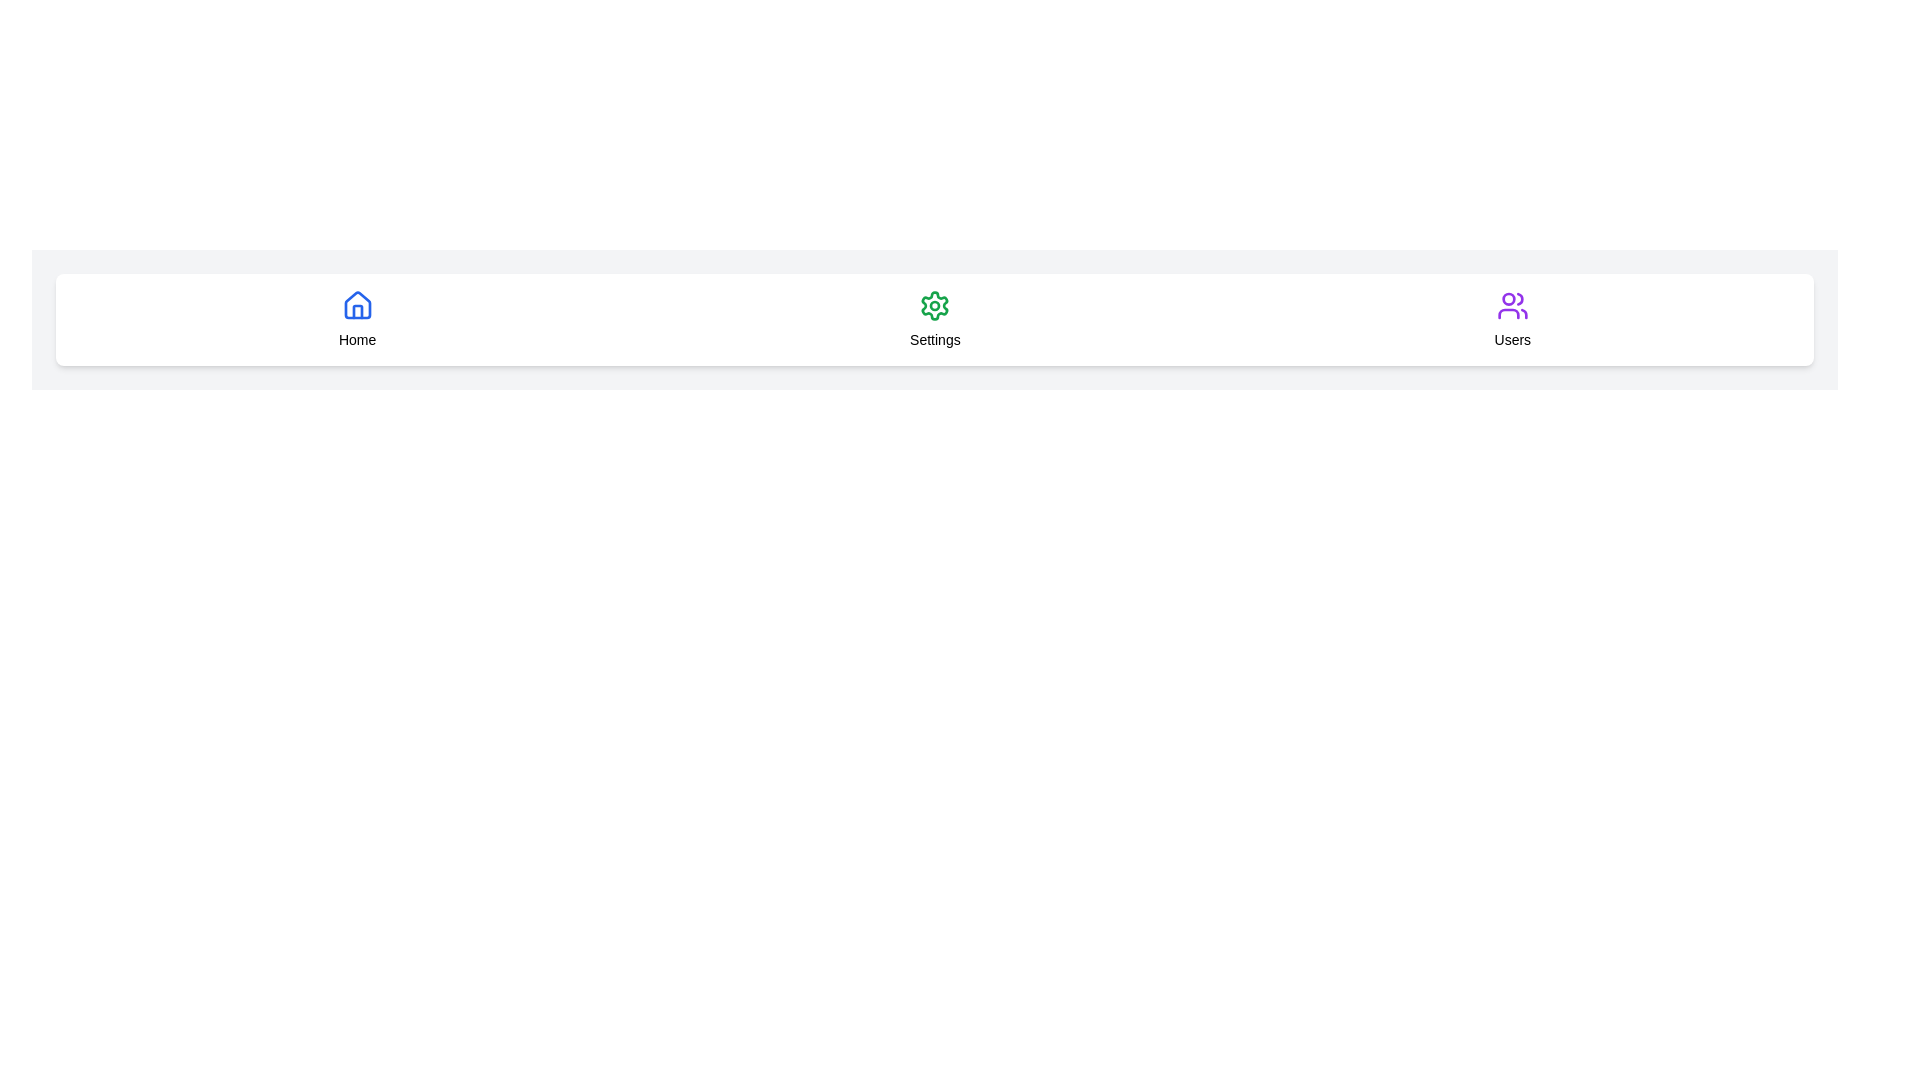  What do you see at coordinates (934, 305) in the screenshot?
I see `the green gear icon representing the settings control, which is located in the middle part of the navigation bar above the 'Settings' label` at bounding box center [934, 305].